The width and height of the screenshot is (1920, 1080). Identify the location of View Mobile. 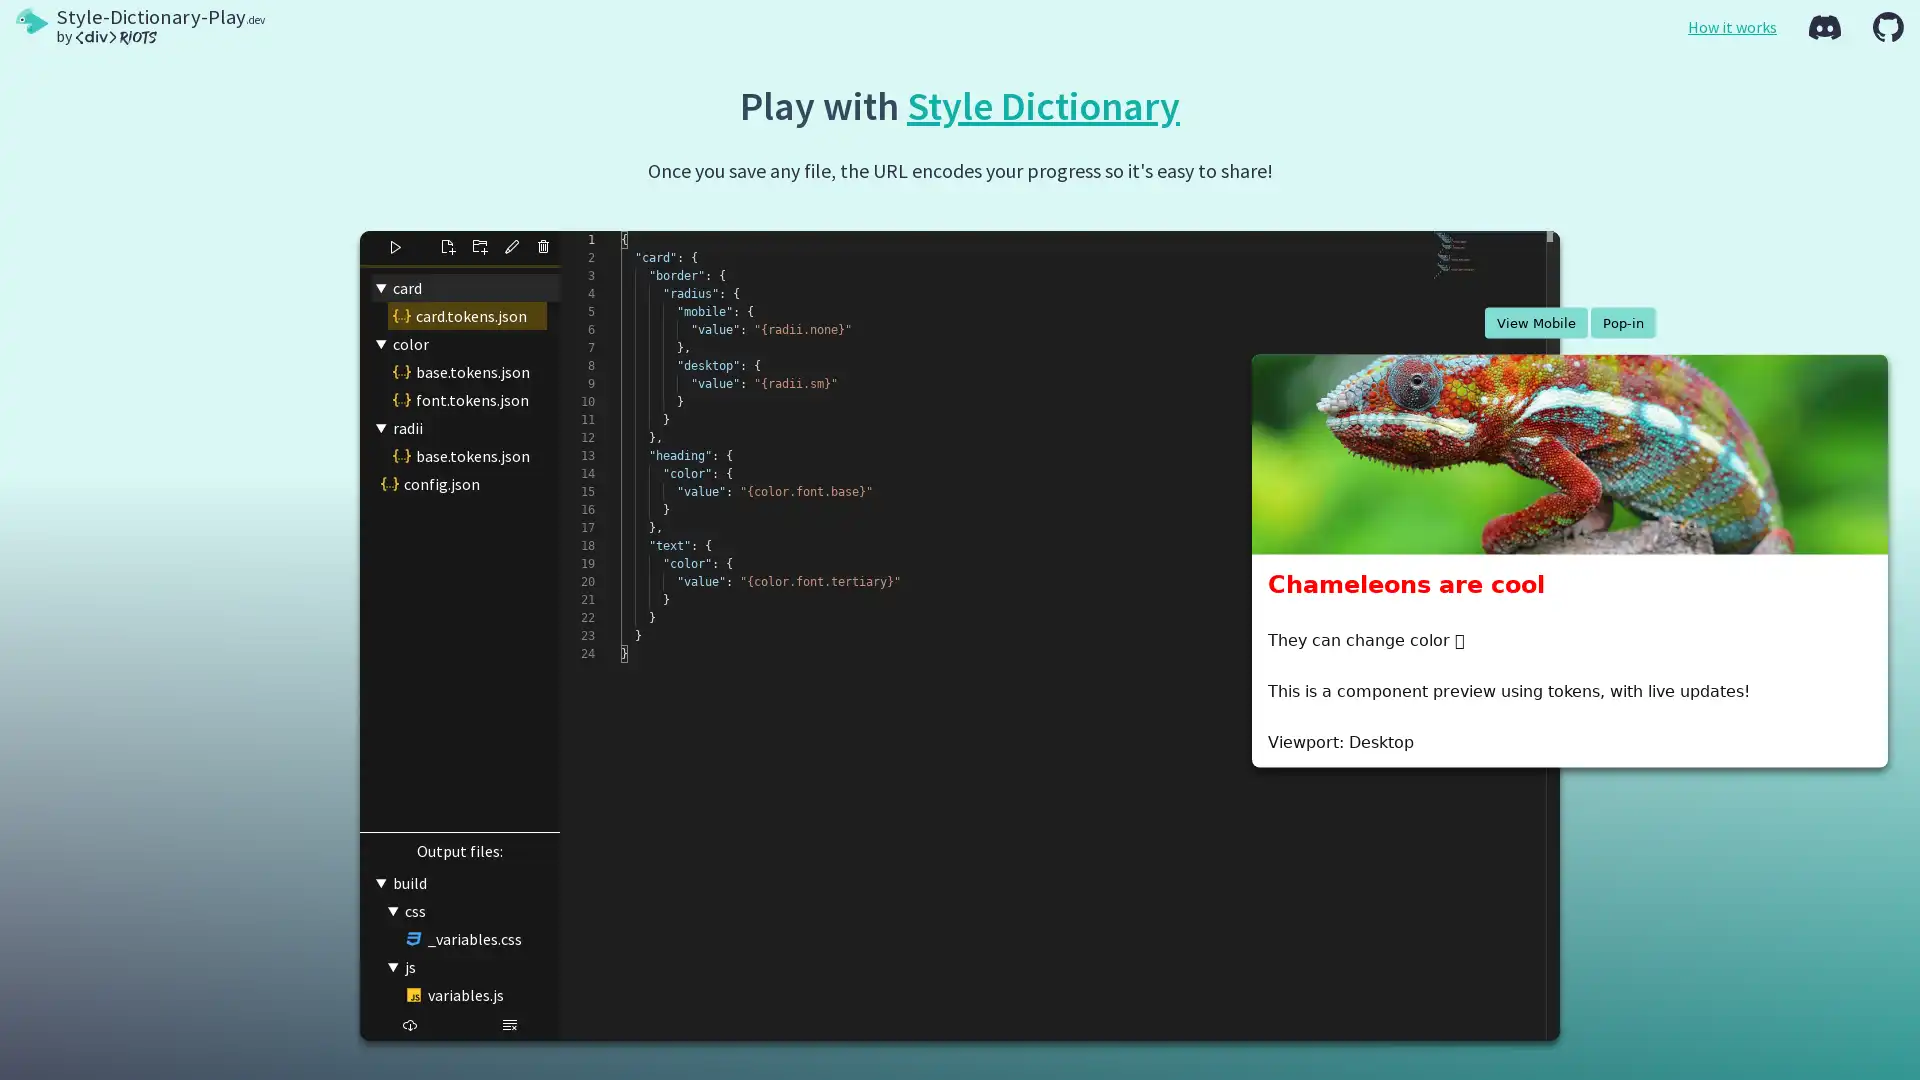
(1534, 321).